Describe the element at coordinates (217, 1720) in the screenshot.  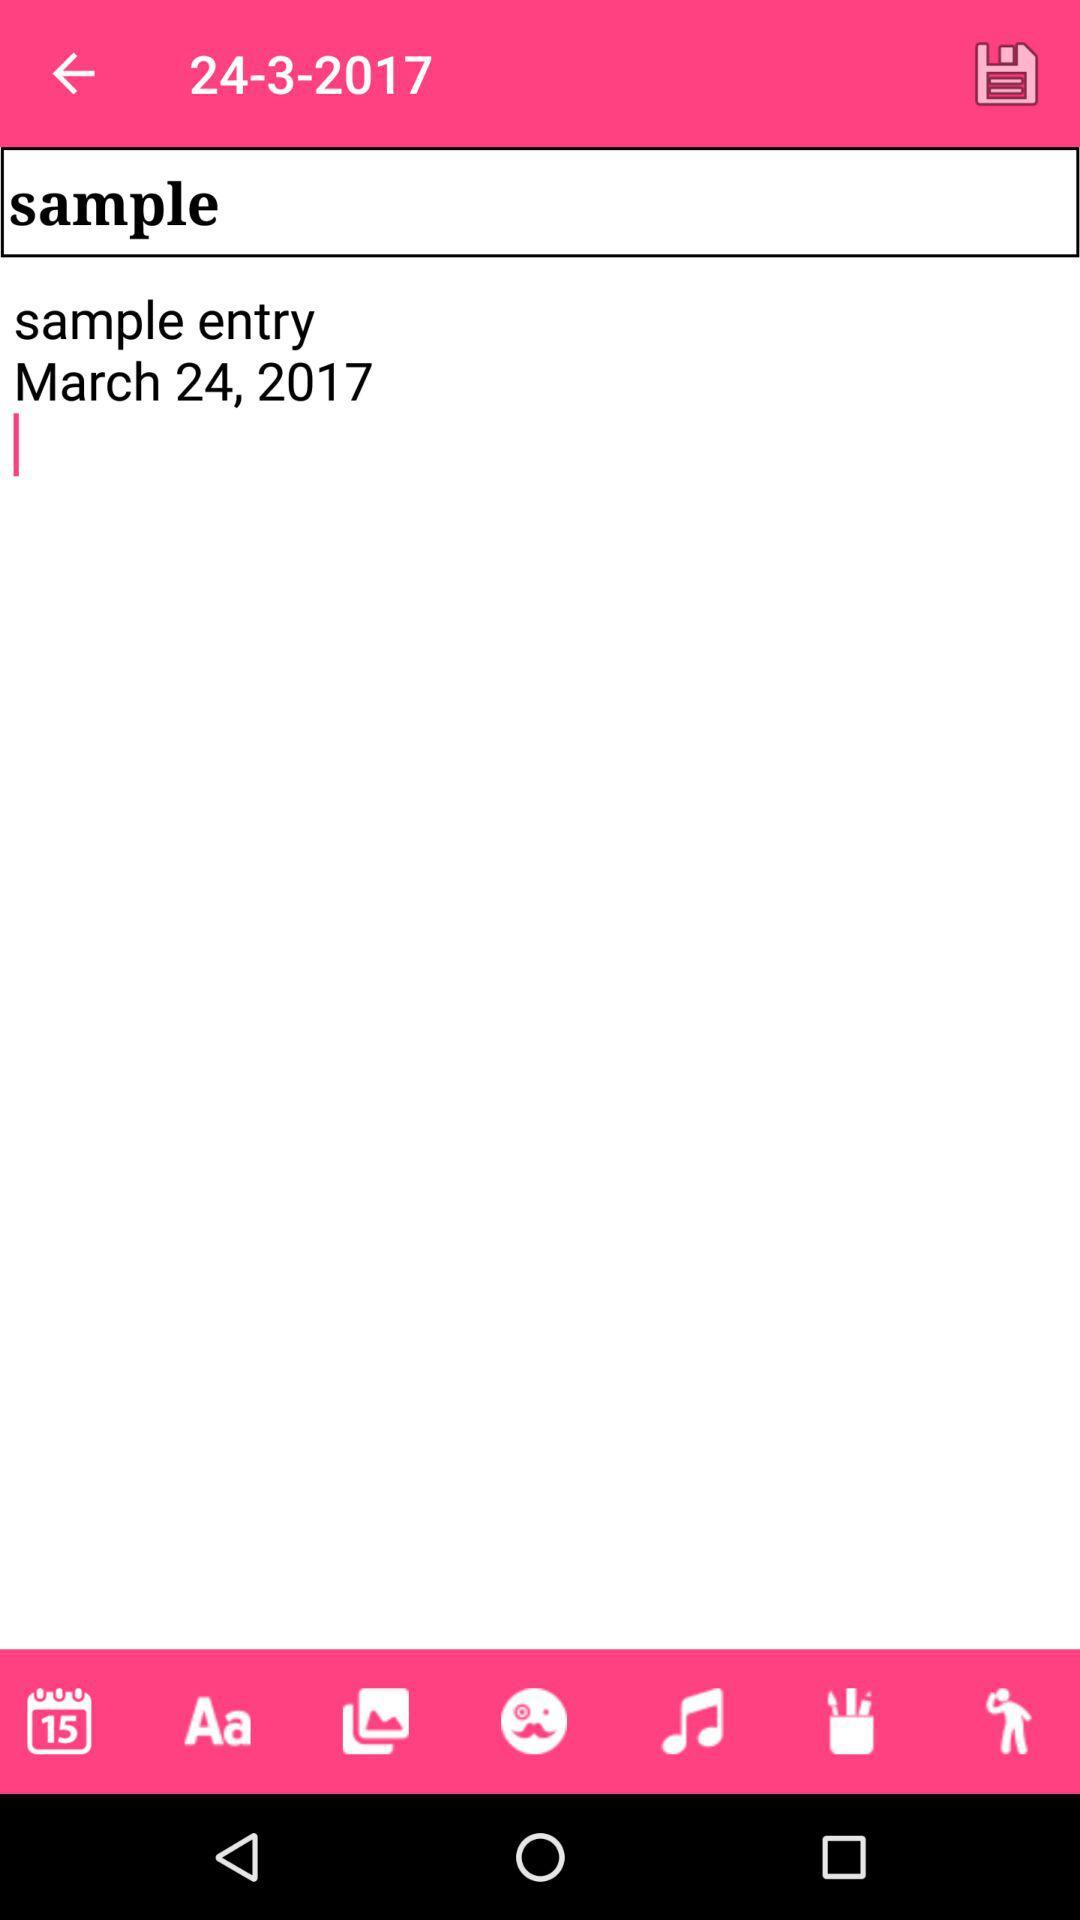
I see `change the font` at that location.